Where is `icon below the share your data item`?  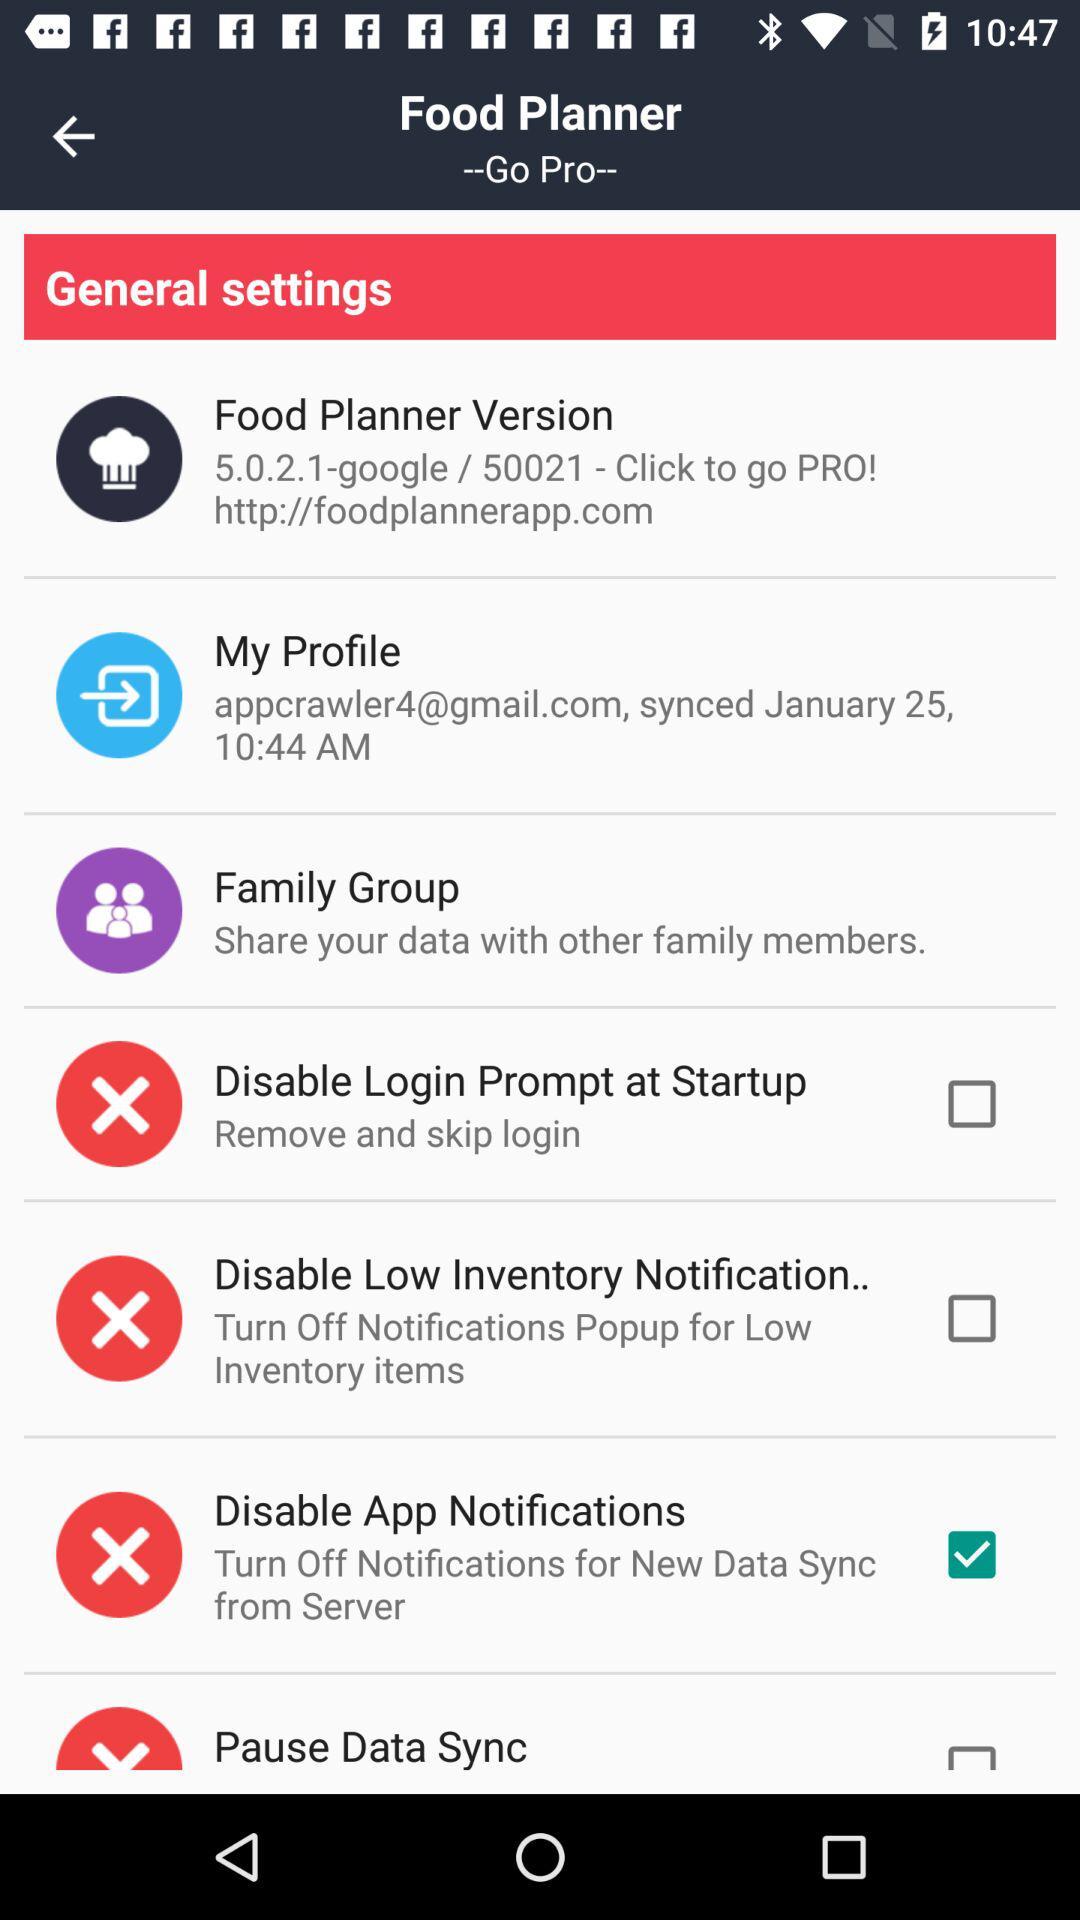
icon below the share your data item is located at coordinates (509, 1078).